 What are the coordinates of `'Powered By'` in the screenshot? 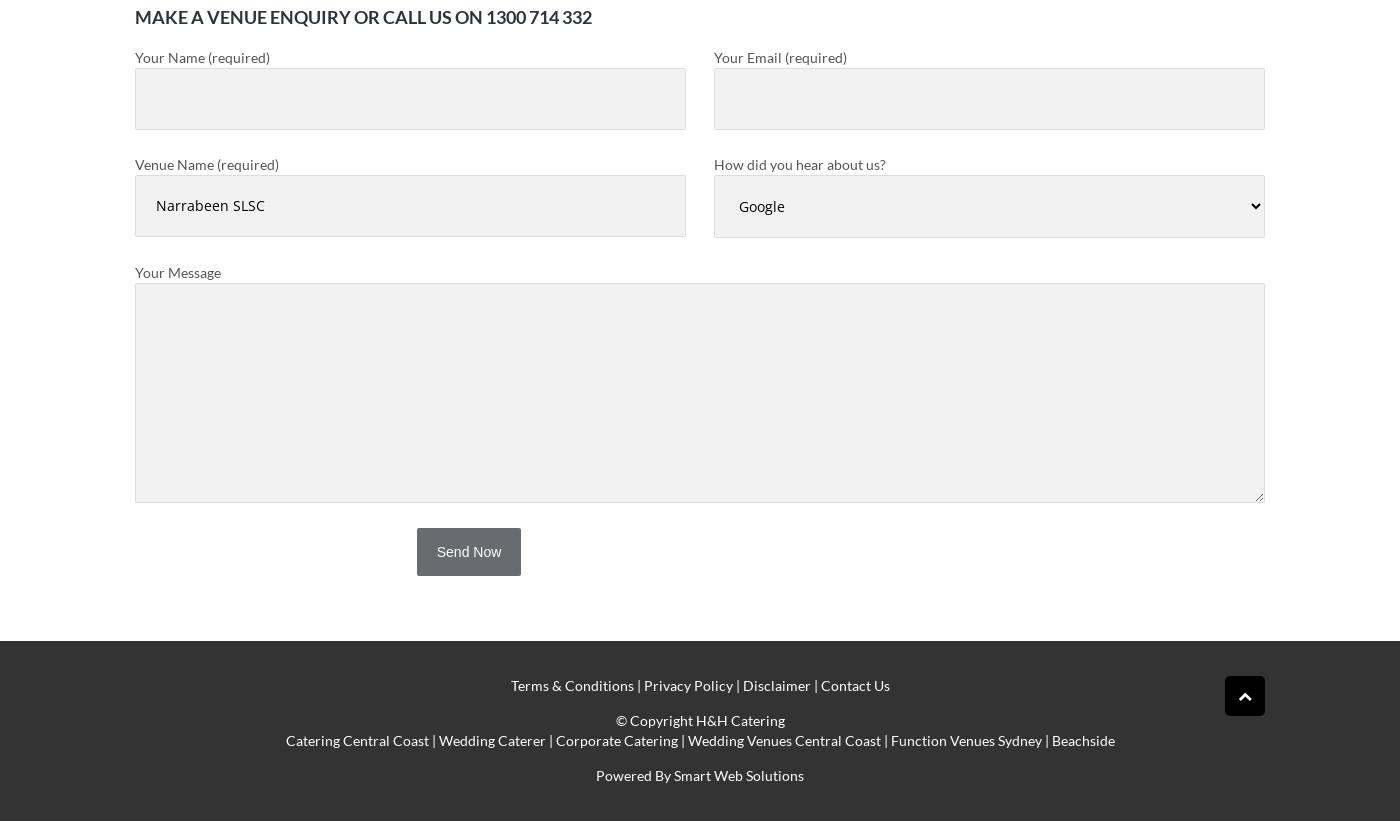 It's located at (635, 774).